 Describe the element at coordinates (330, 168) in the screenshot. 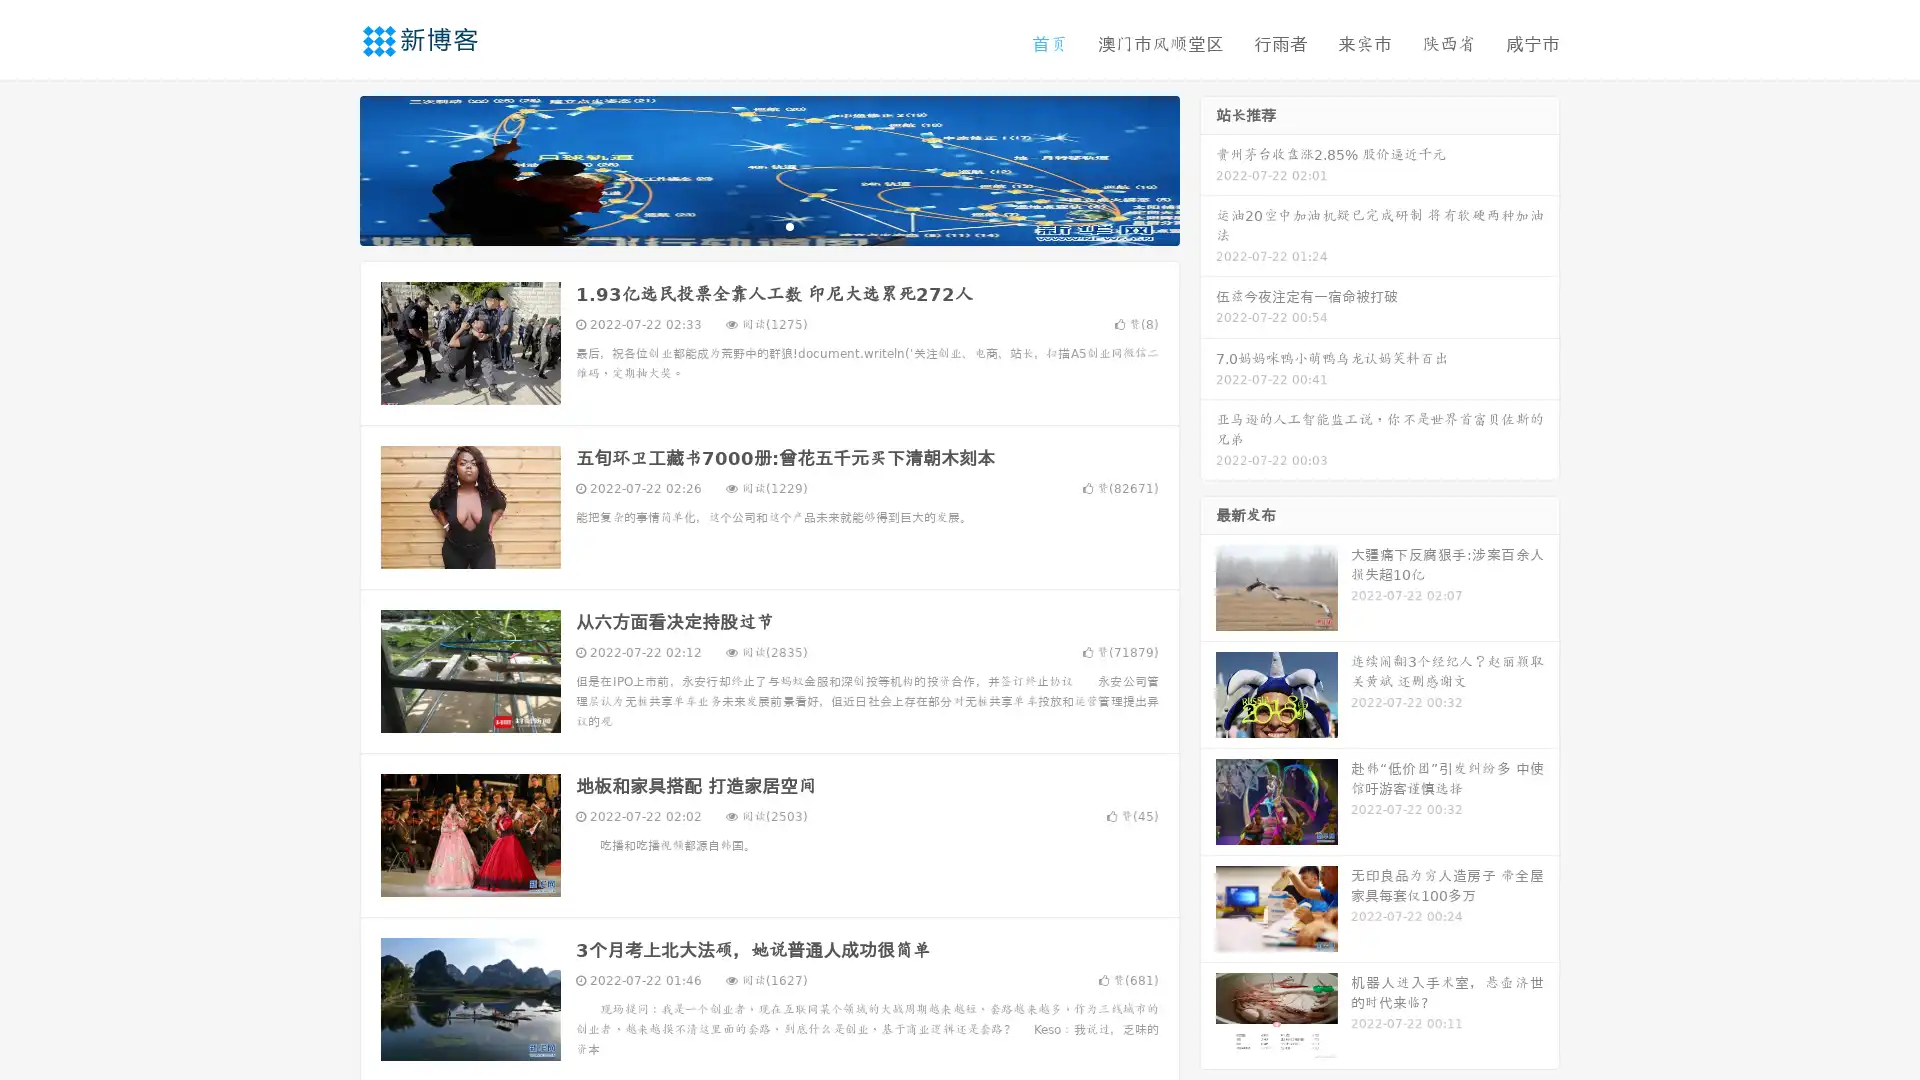

I see `Previous slide` at that location.